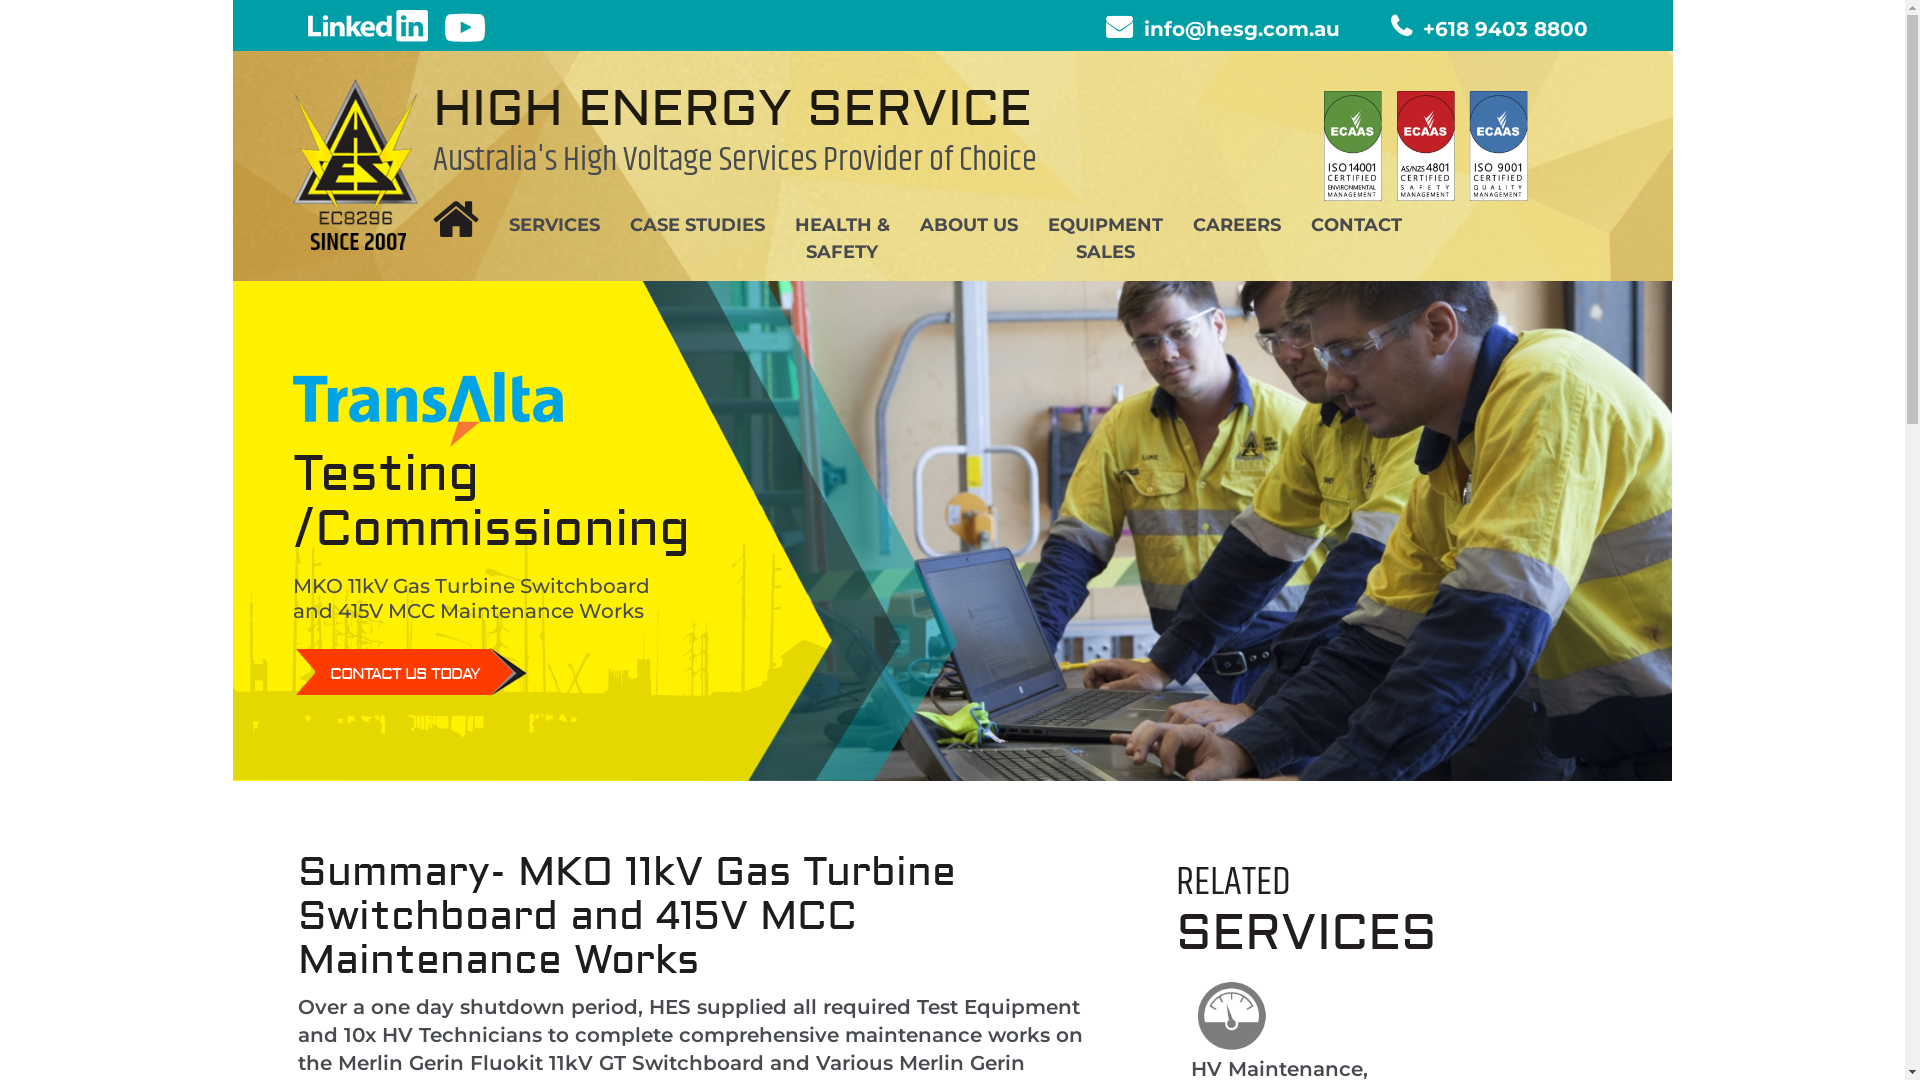  Describe the element at coordinates (1104, 238) in the screenshot. I see `'EQUIPMENT` at that location.